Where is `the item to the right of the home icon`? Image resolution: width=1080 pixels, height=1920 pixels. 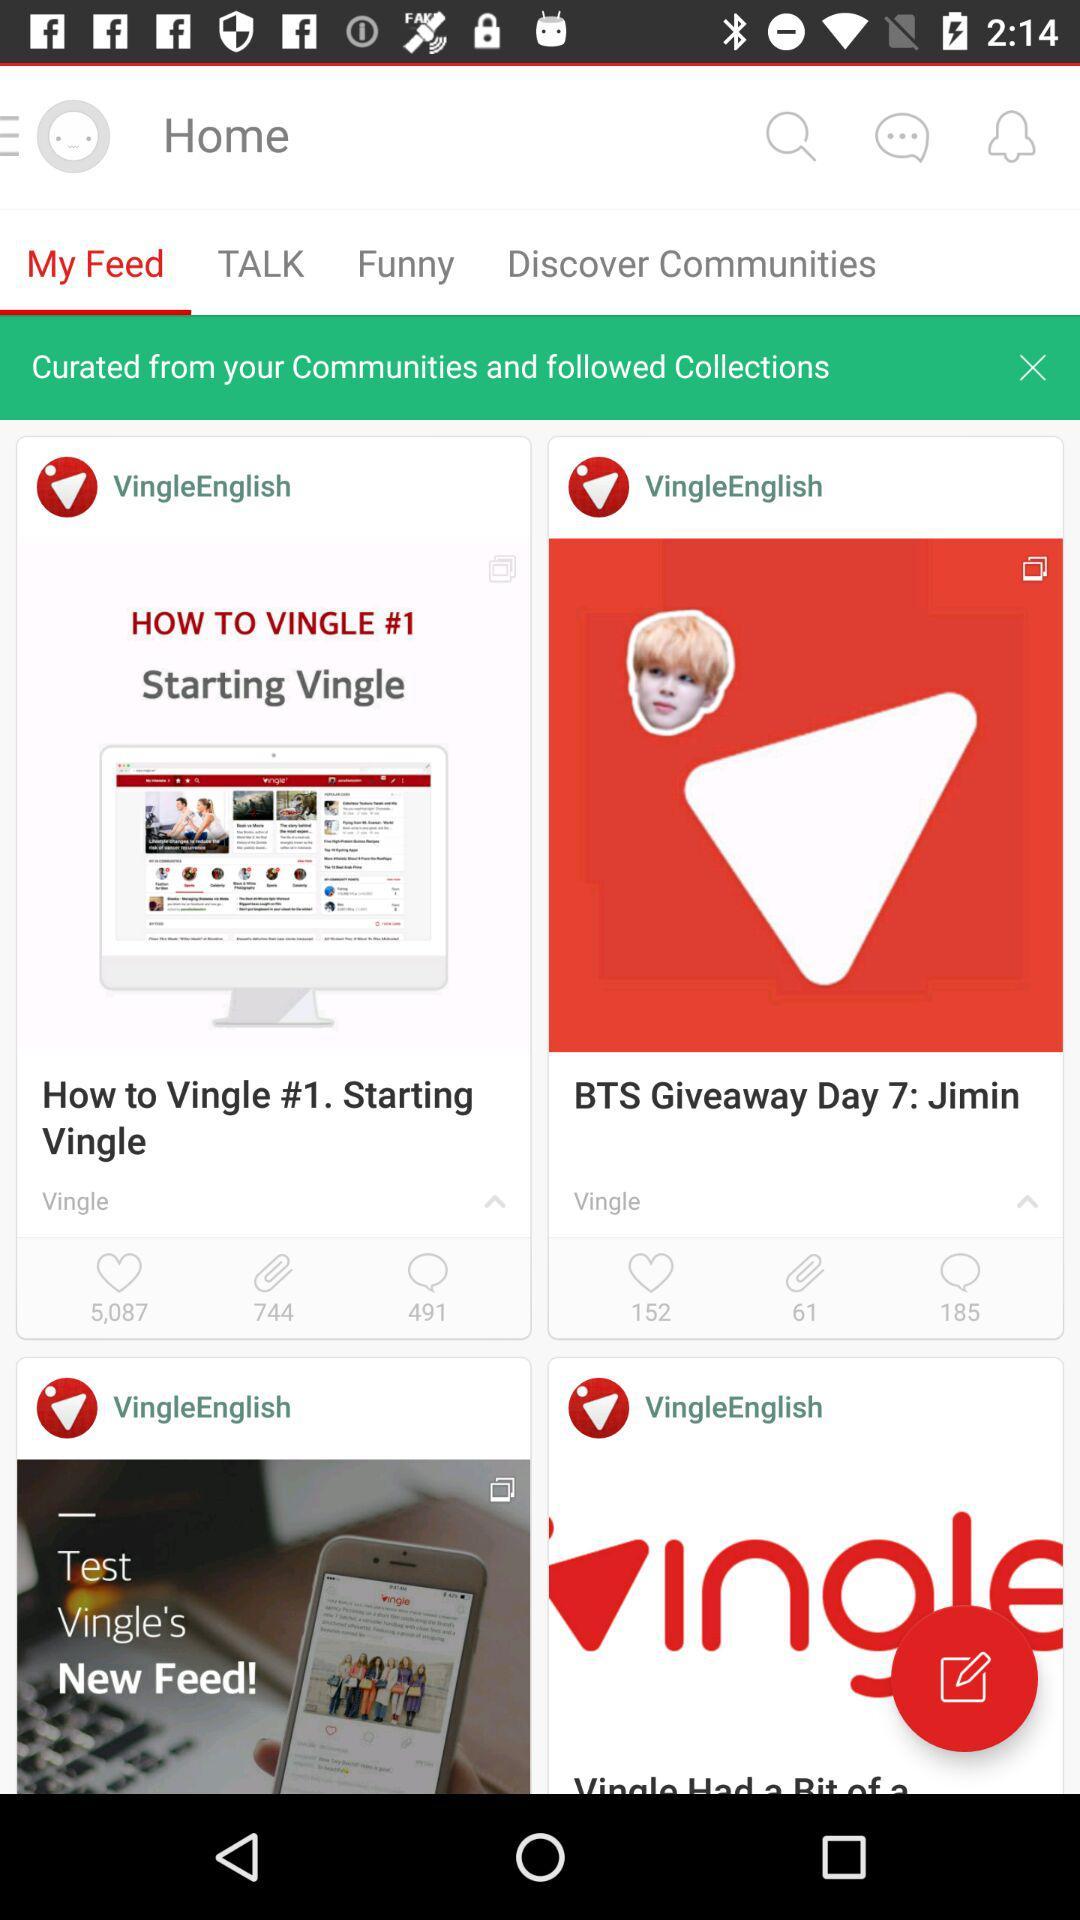 the item to the right of the home icon is located at coordinates (789, 135).